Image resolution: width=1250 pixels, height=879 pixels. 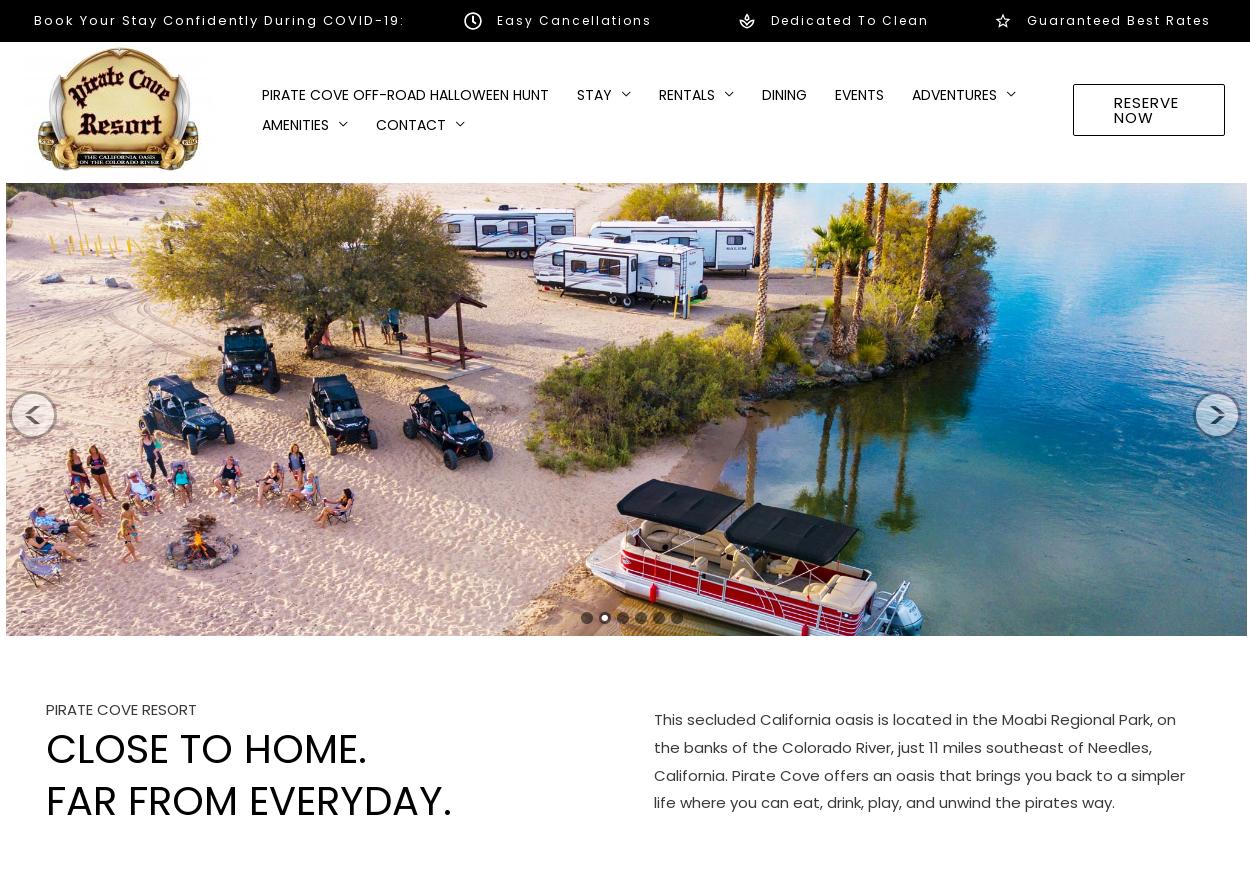 What do you see at coordinates (120, 708) in the screenshot?
I see `'Pirate Cove Resort'` at bounding box center [120, 708].